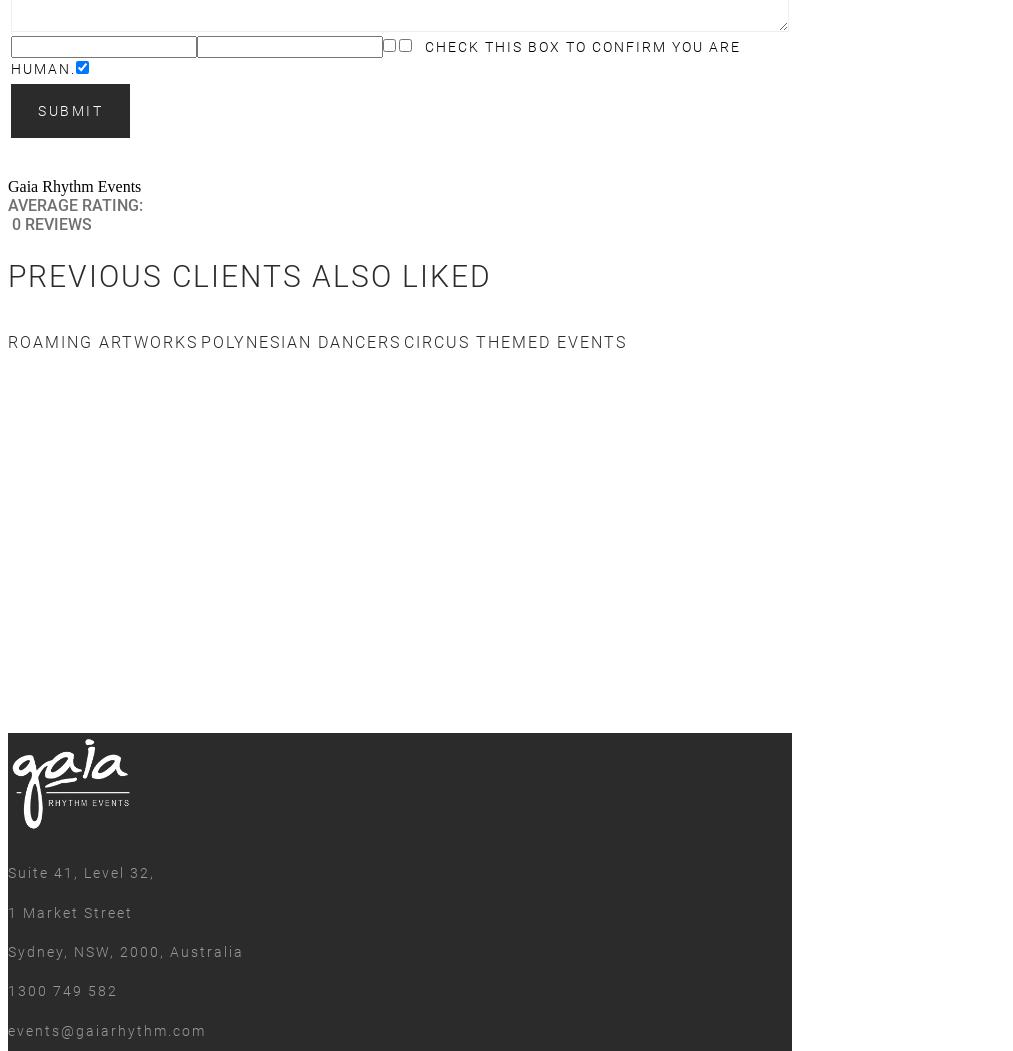 Image resolution: width=1013 pixels, height=1051 pixels. What do you see at coordinates (7, 341) in the screenshot?
I see `'Roaming Artworks'` at bounding box center [7, 341].